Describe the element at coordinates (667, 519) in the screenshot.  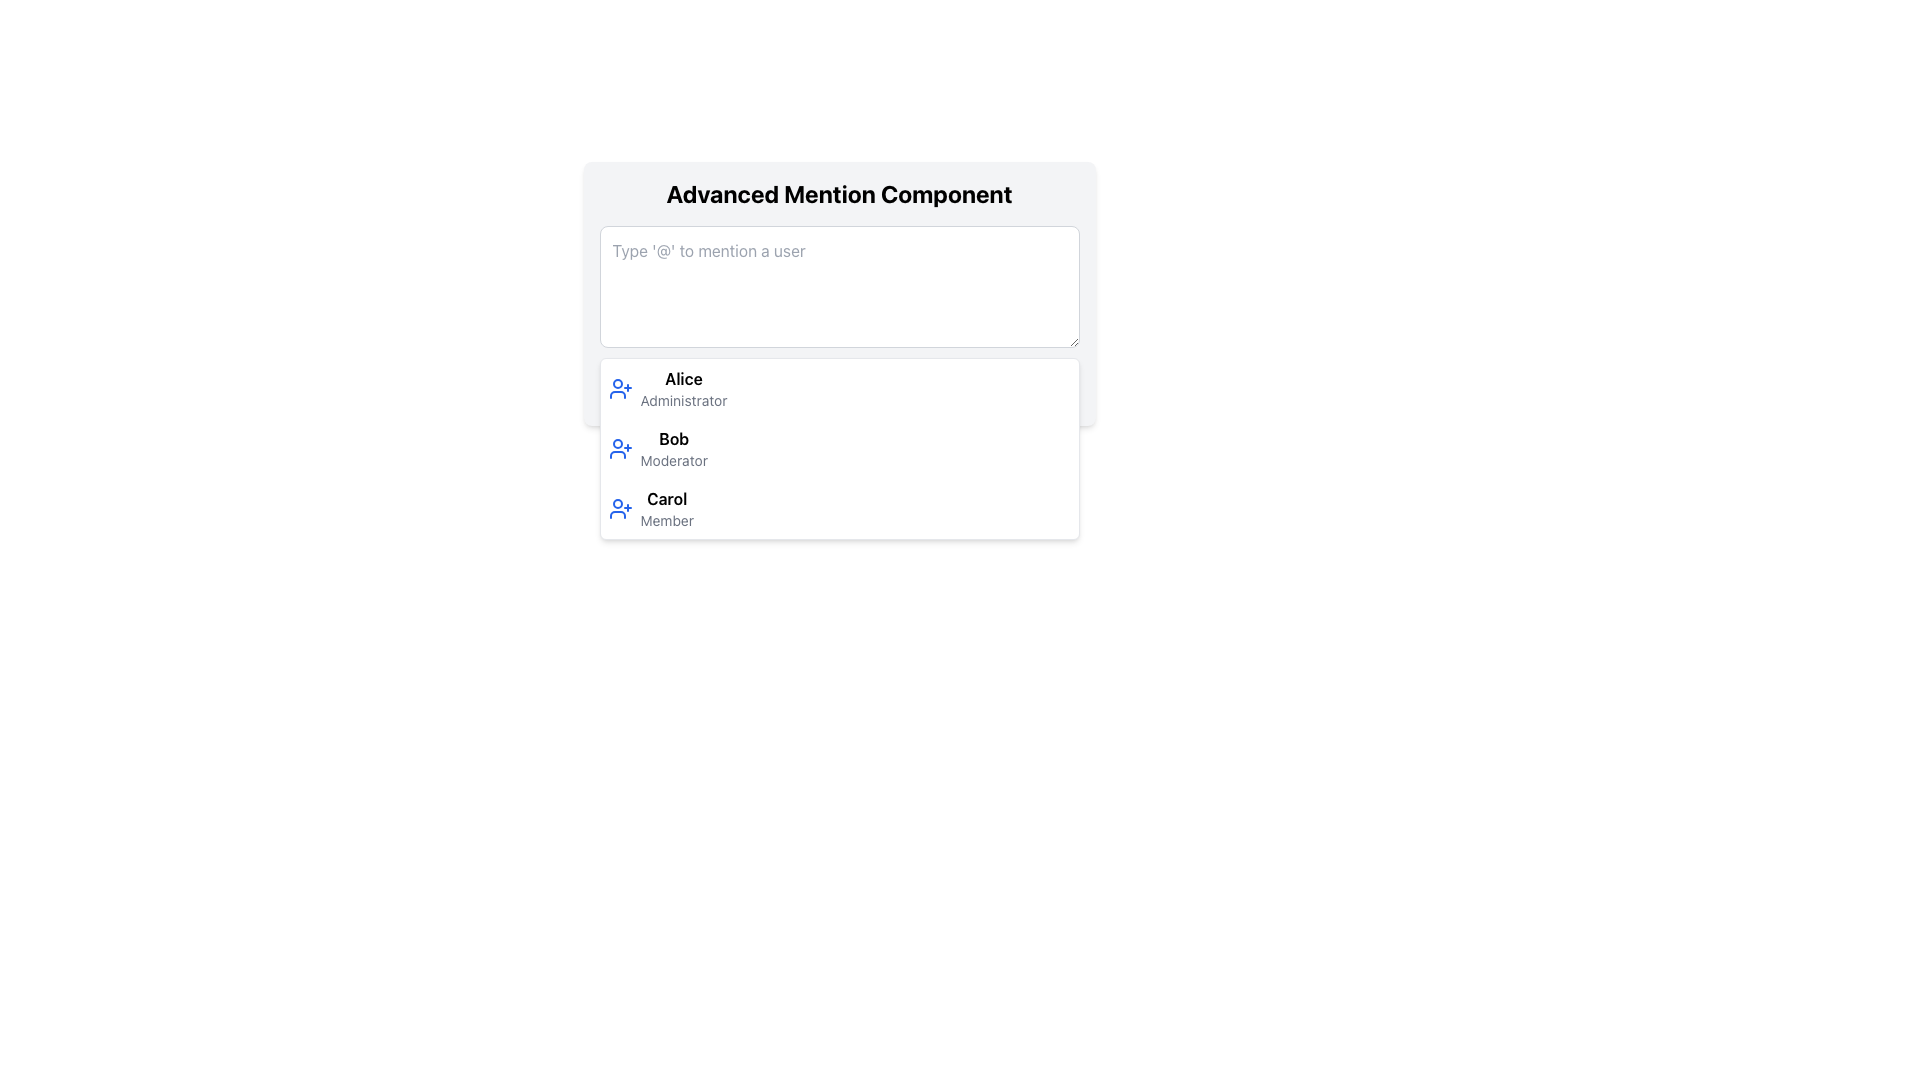
I see `the non-interactive text label that describes the role of the user named 'Carol', positioned directly below her name in the user listing` at that location.